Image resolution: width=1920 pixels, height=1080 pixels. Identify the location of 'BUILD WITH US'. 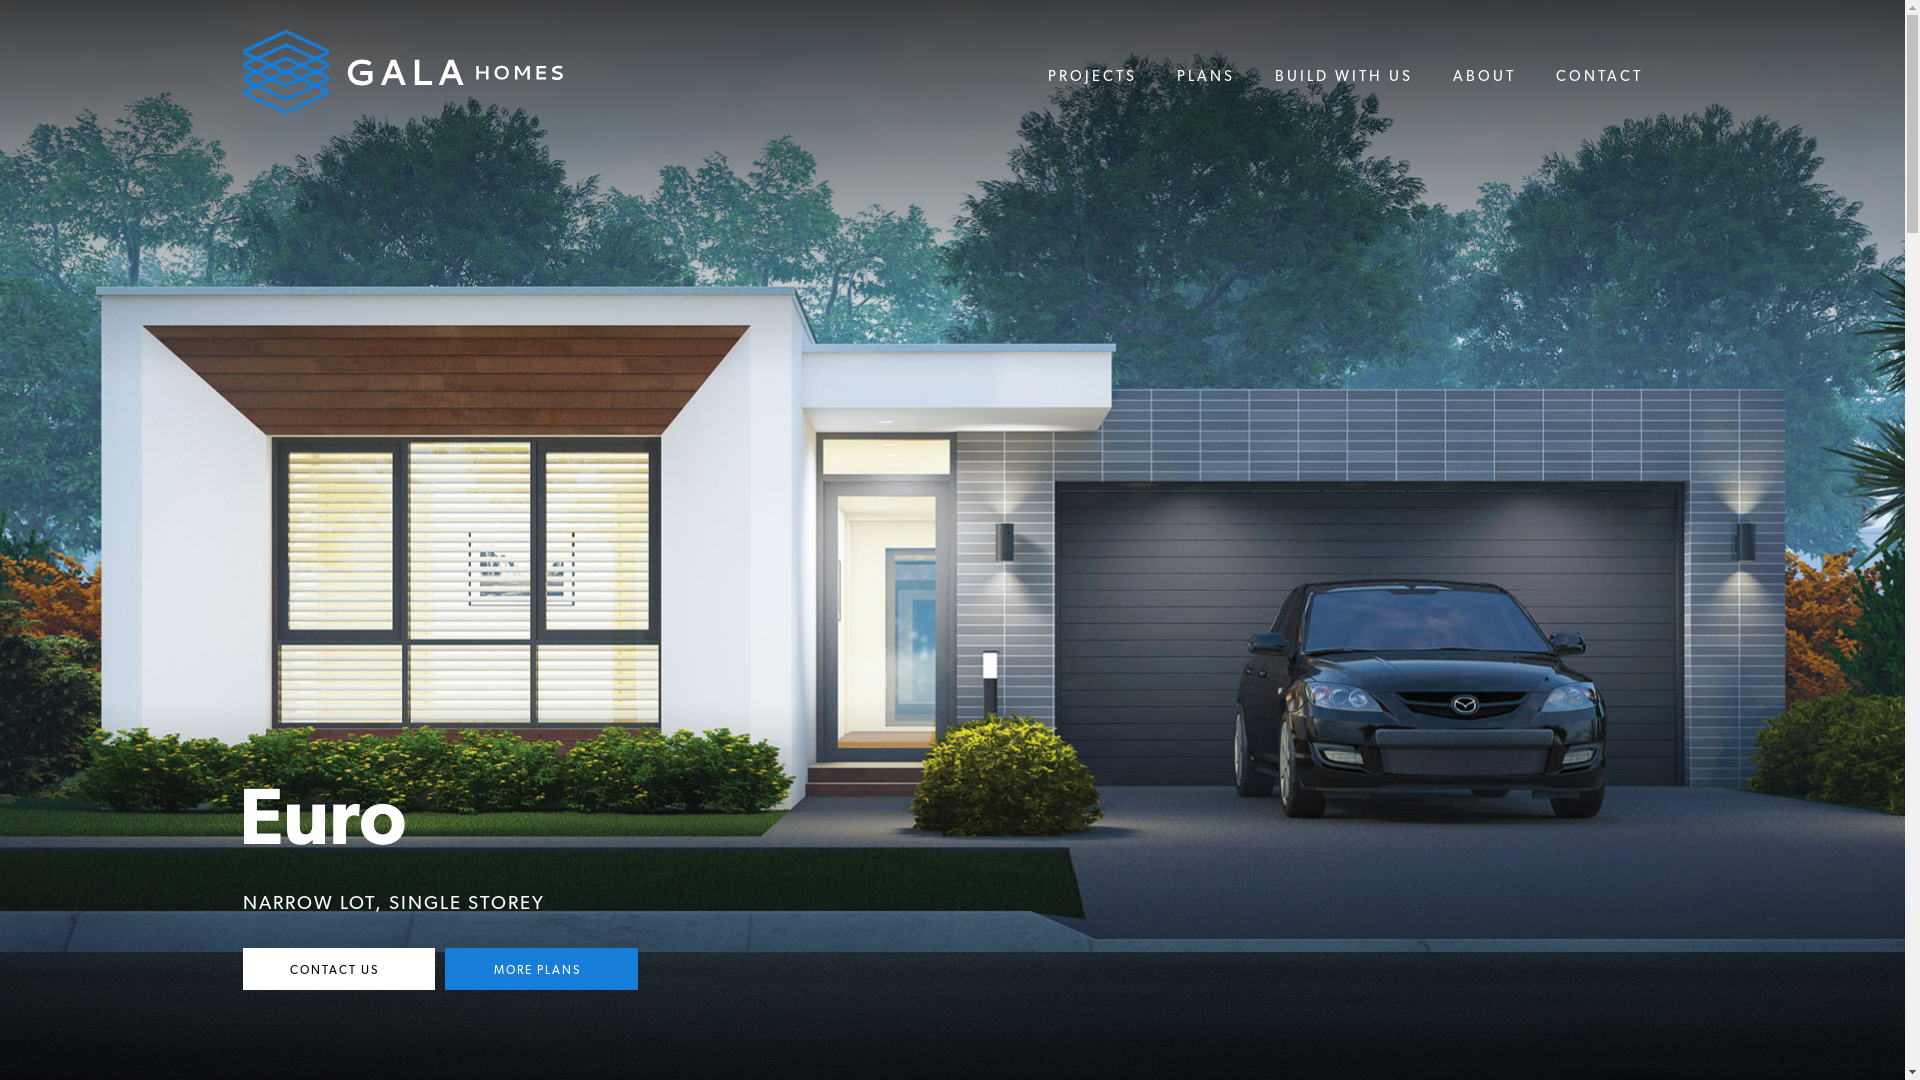
(1343, 76).